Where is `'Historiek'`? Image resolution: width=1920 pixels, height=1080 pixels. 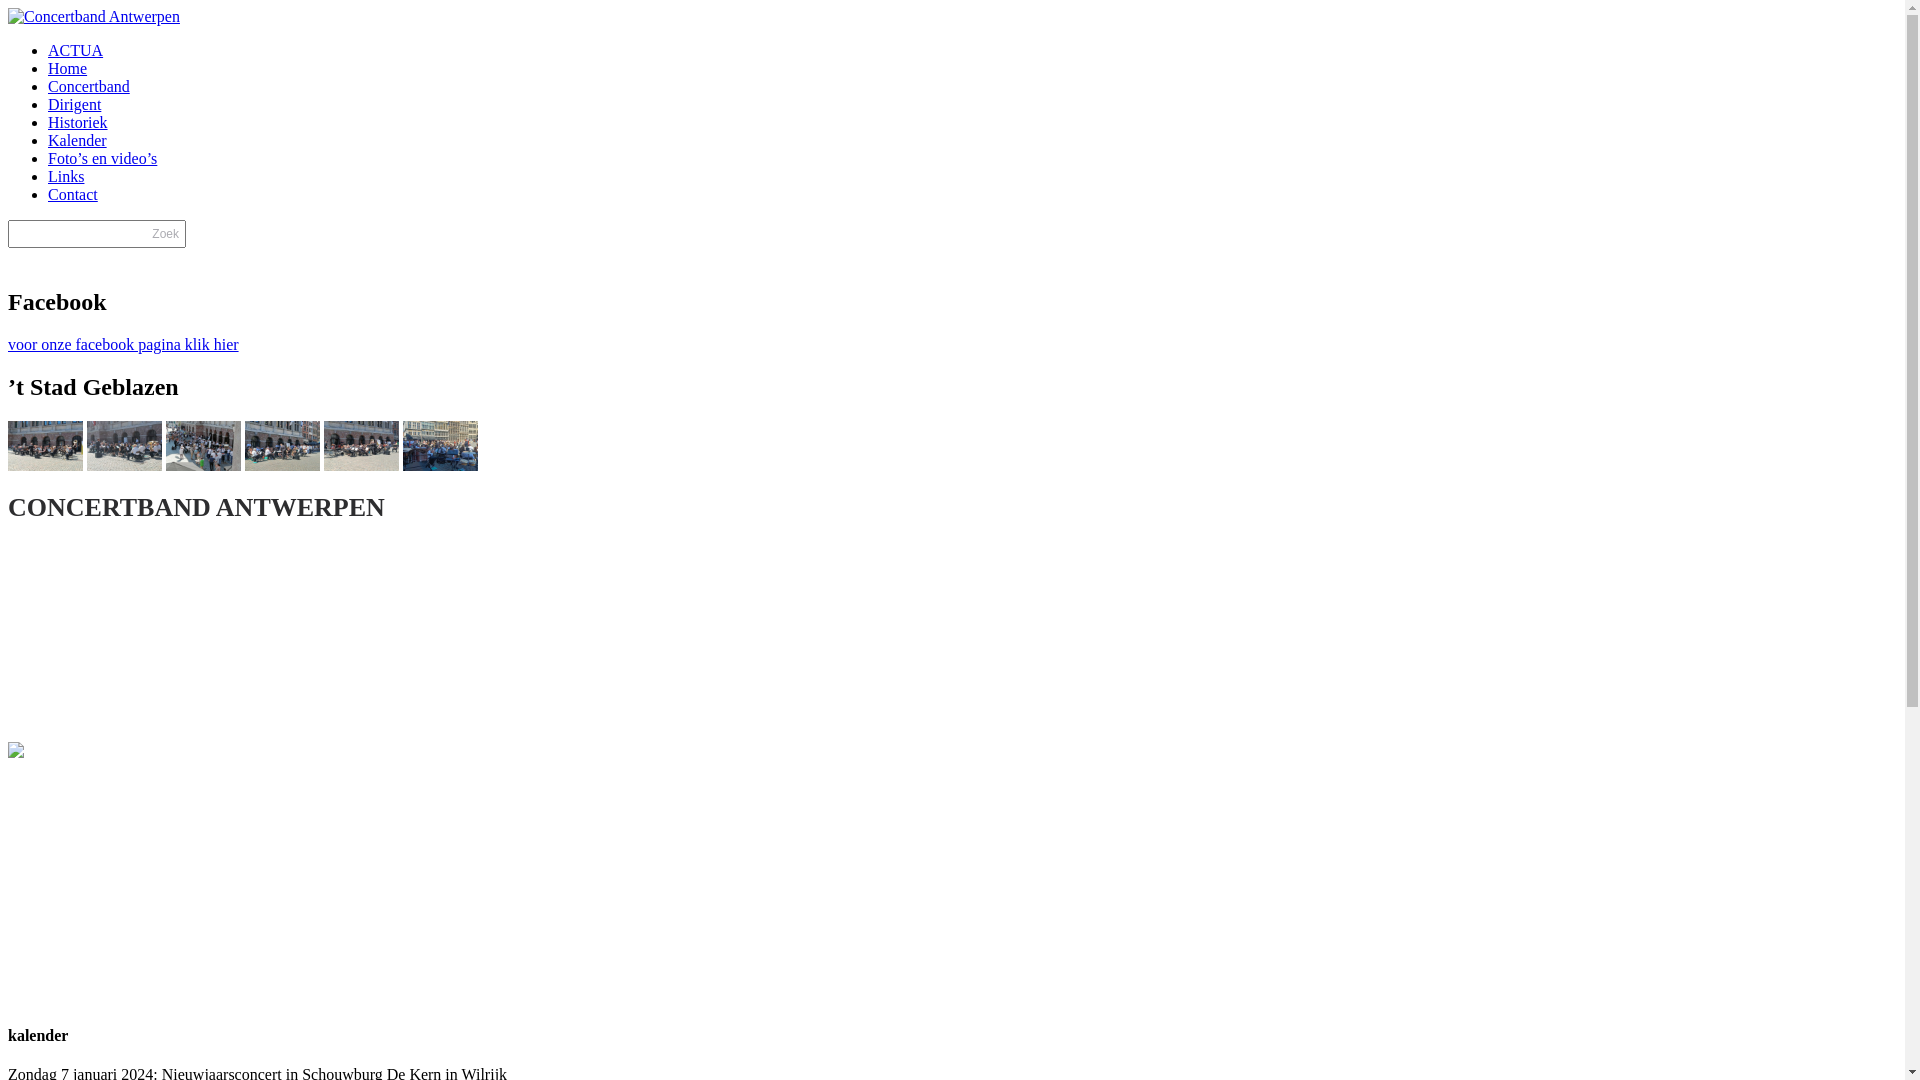
'Historiek' is located at coordinates (48, 122).